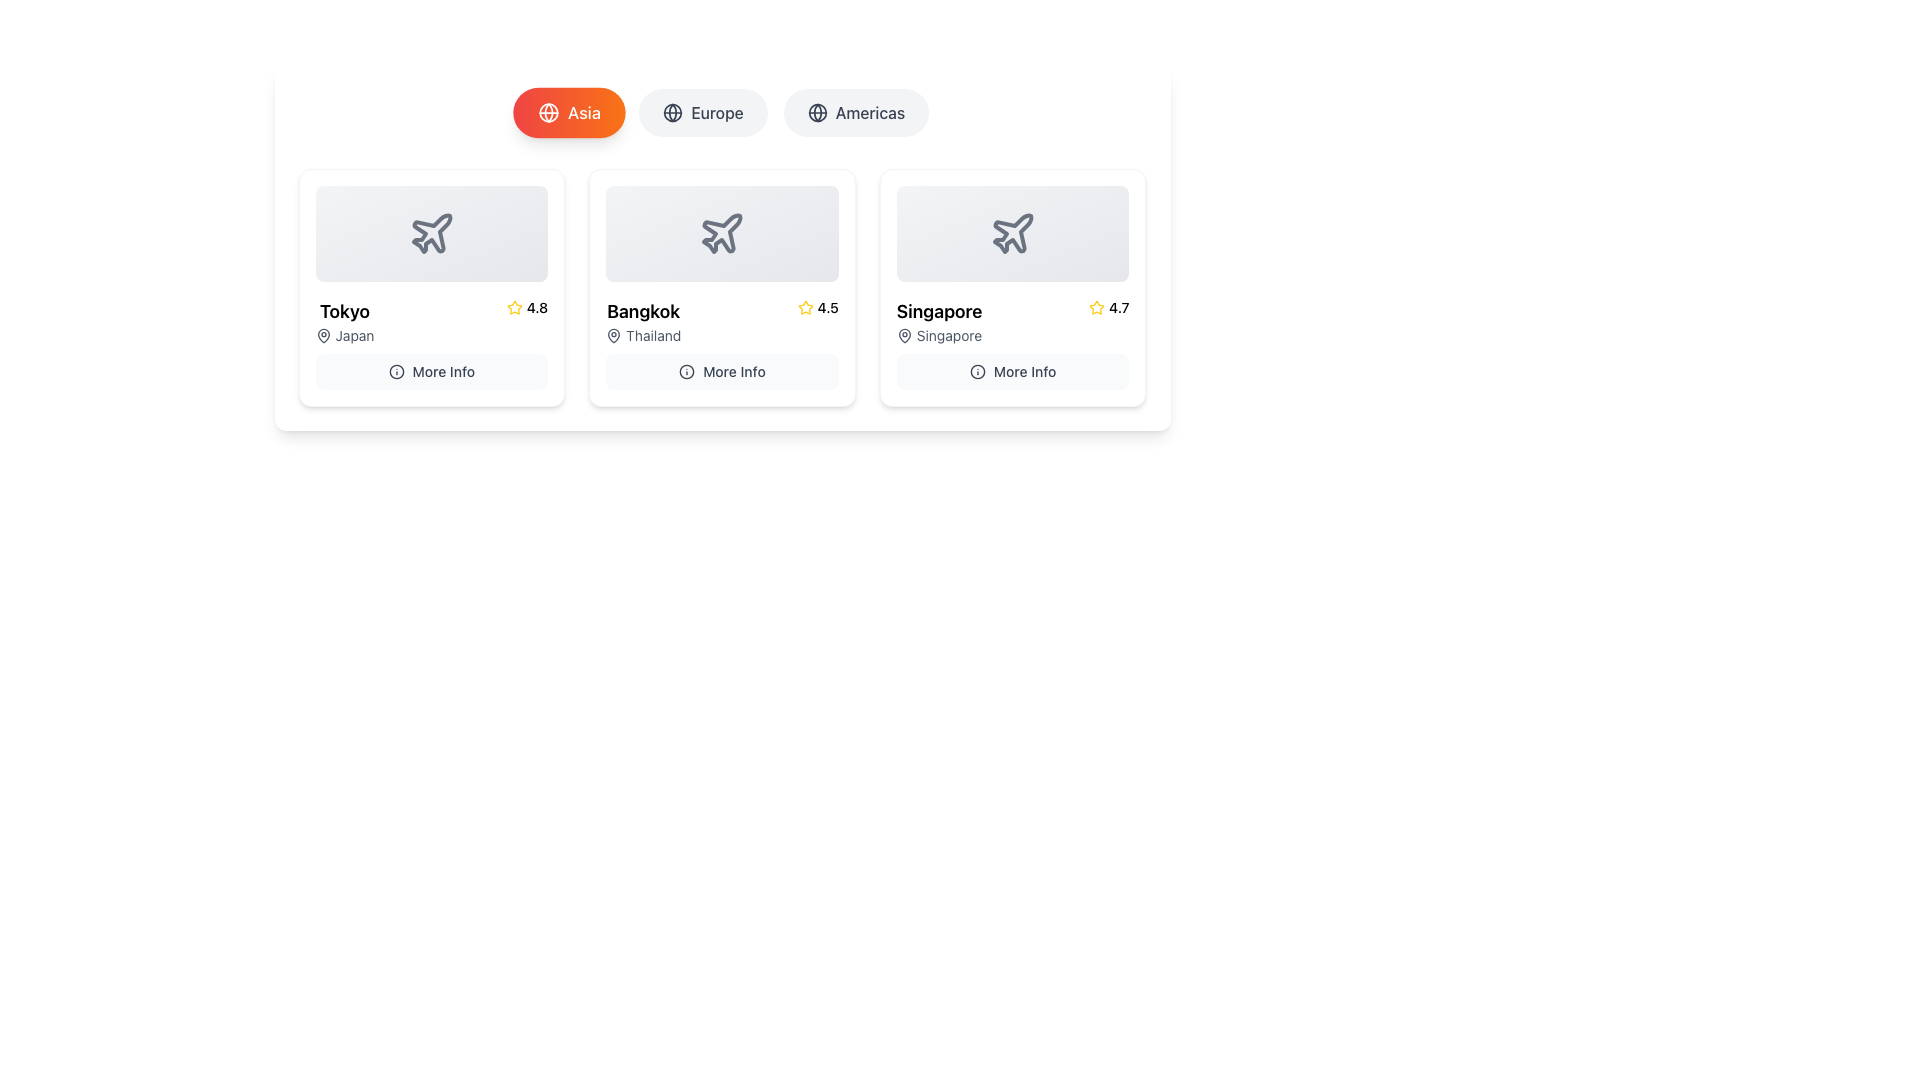  What do you see at coordinates (430, 233) in the screenshot?
I see `the airplane-shaped icon located at the top of the 'Tokyo, Japan' card to change its color from gray to blue` at bounding box center [430, 233].